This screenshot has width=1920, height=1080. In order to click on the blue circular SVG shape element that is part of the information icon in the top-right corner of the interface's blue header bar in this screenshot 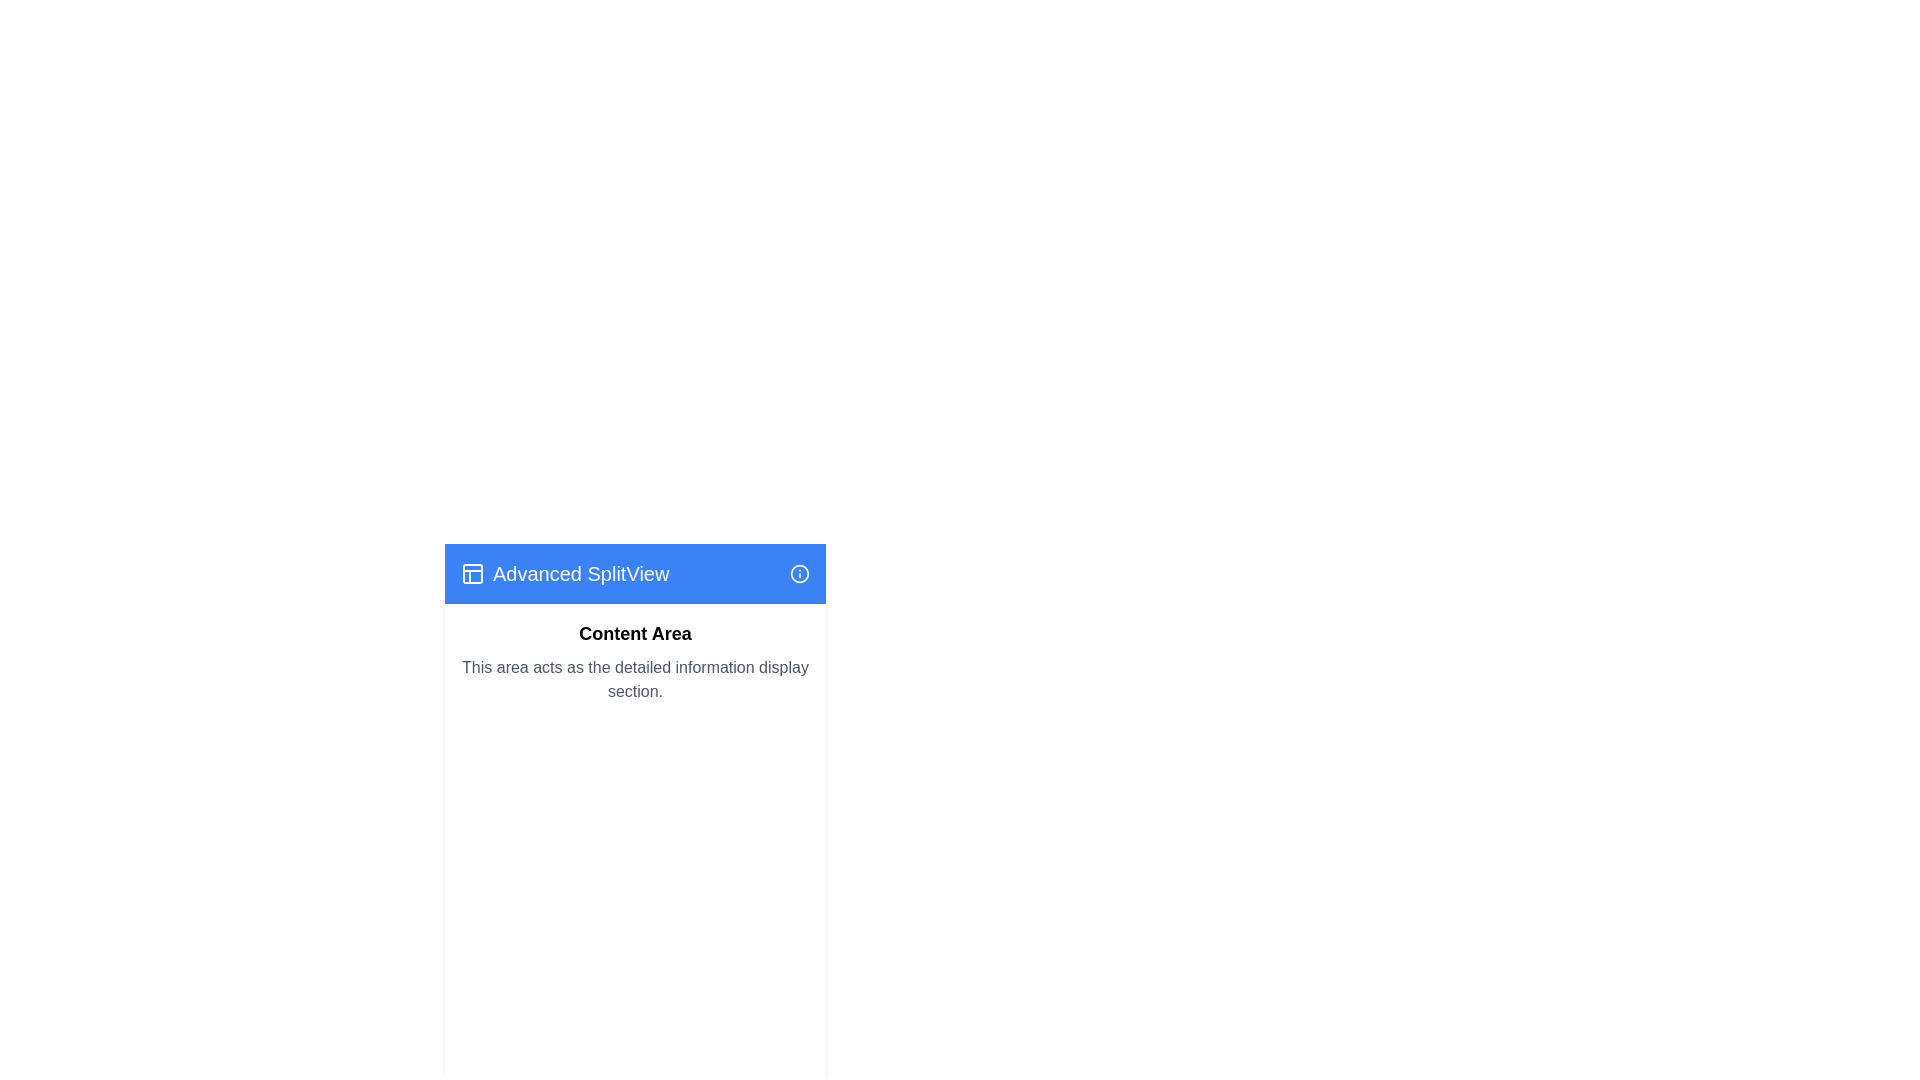, I will do `click(800, 574)`.